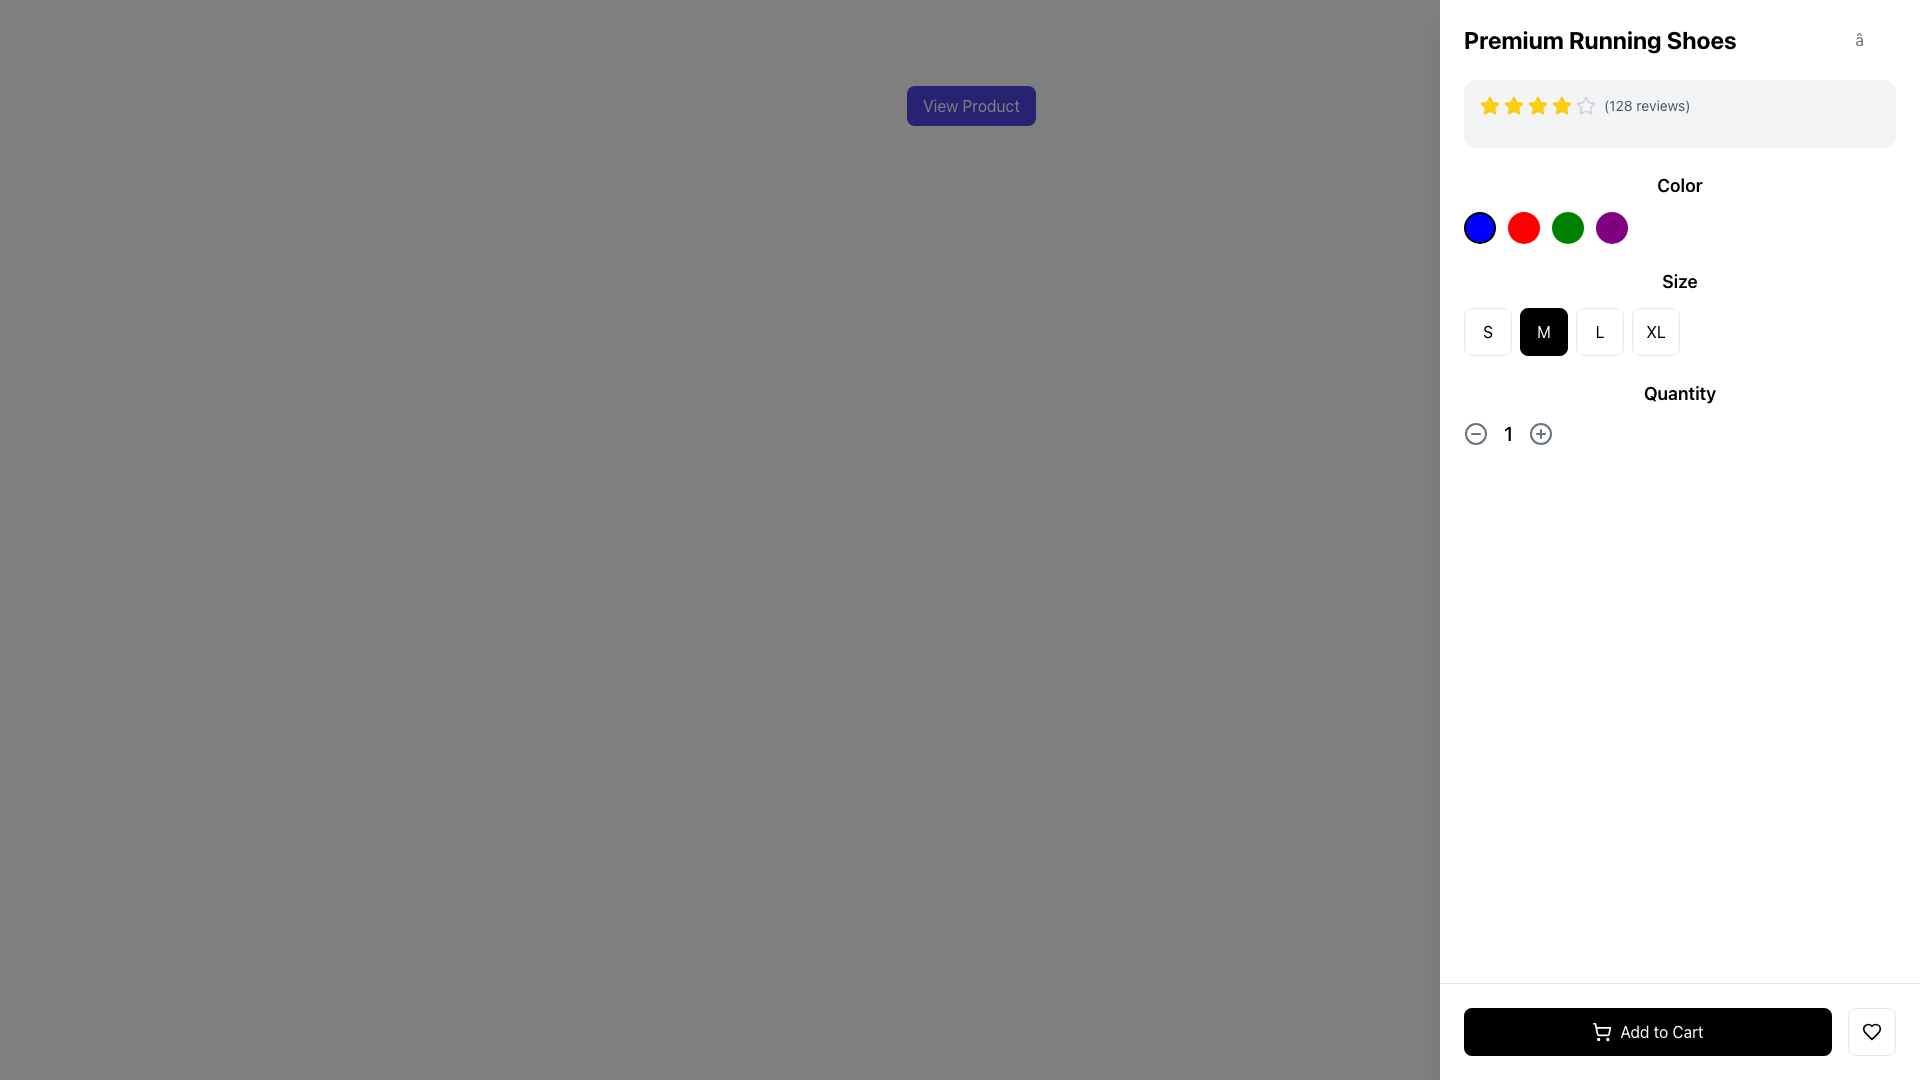 The image size is (1920, 1080). What do you see at coordinates (1536, 105) in the screenshot?
I see `the fourth star icon in the rating system located in the top-right section of the interface` at bounding box center [1536, 105].